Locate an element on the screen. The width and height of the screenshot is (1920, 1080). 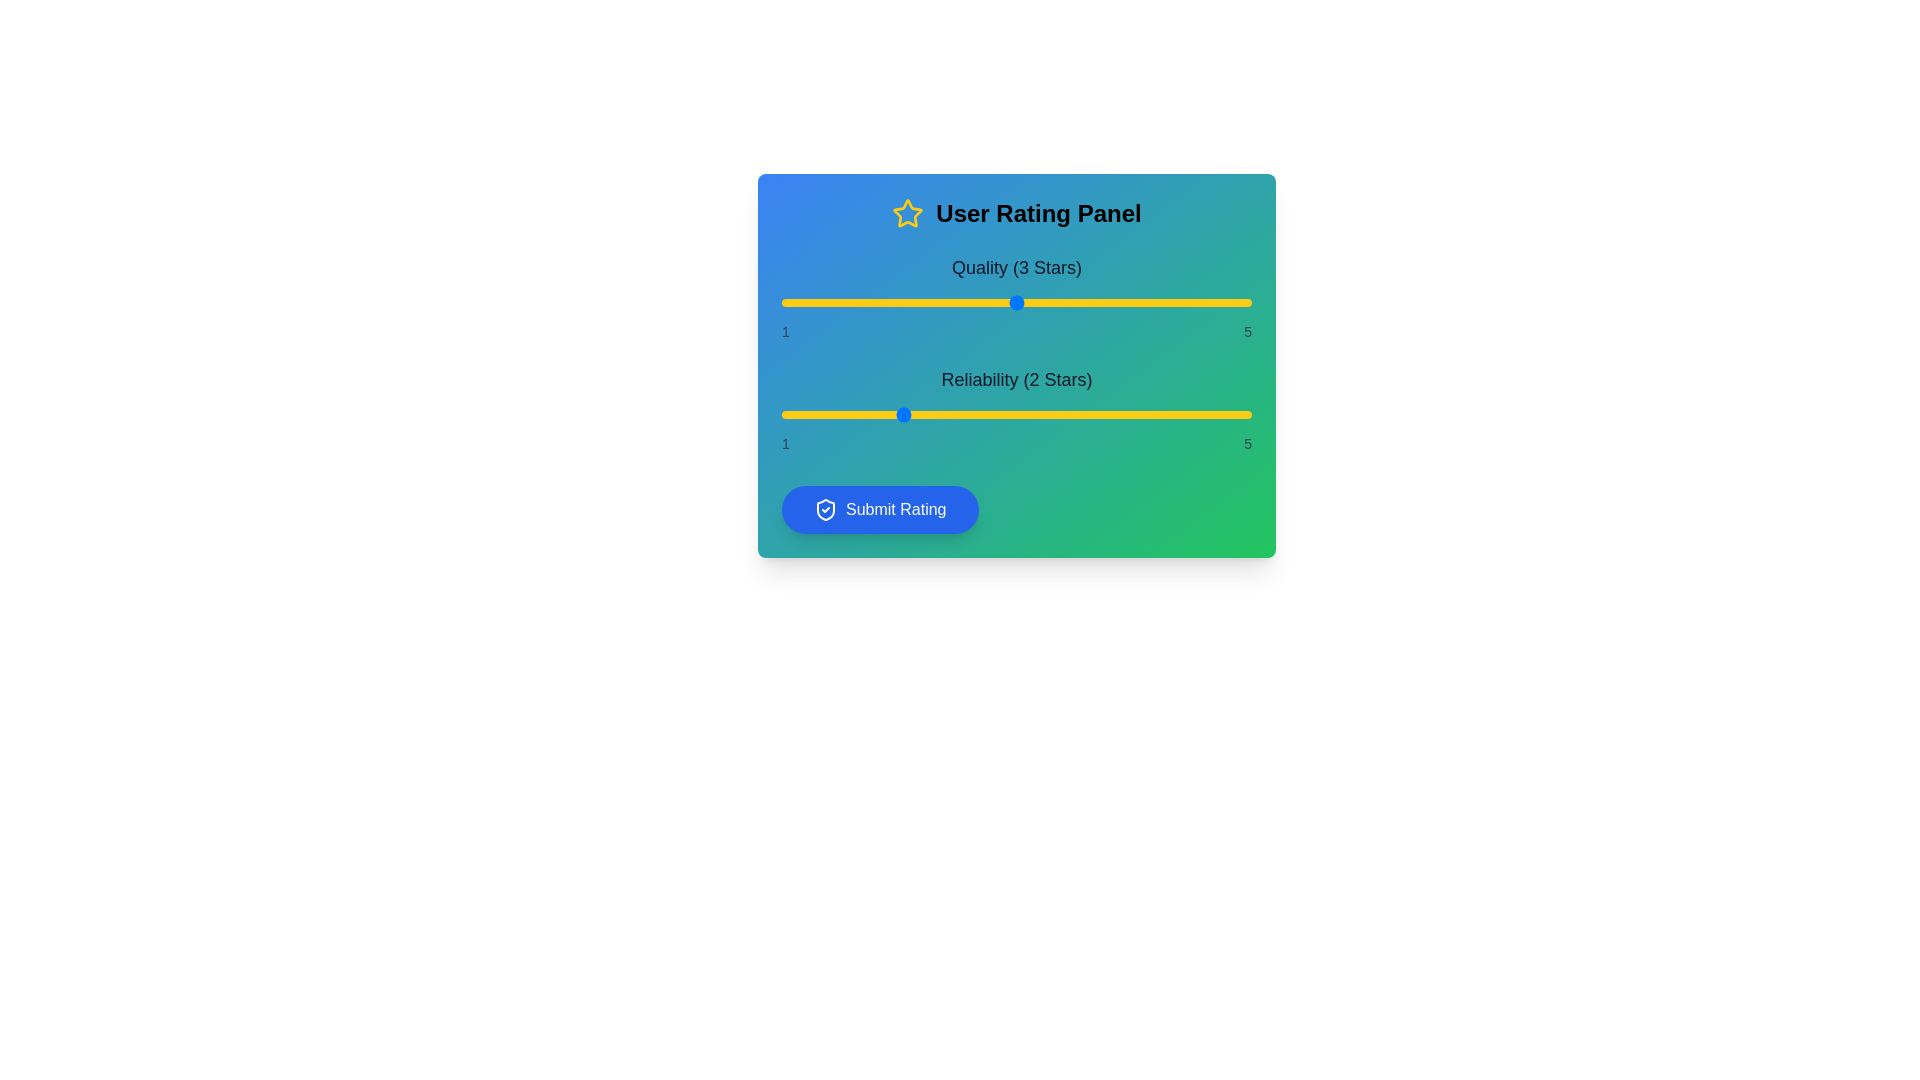
the 'Reliability' slider to 1 stars is located at coordinates (781, 414).